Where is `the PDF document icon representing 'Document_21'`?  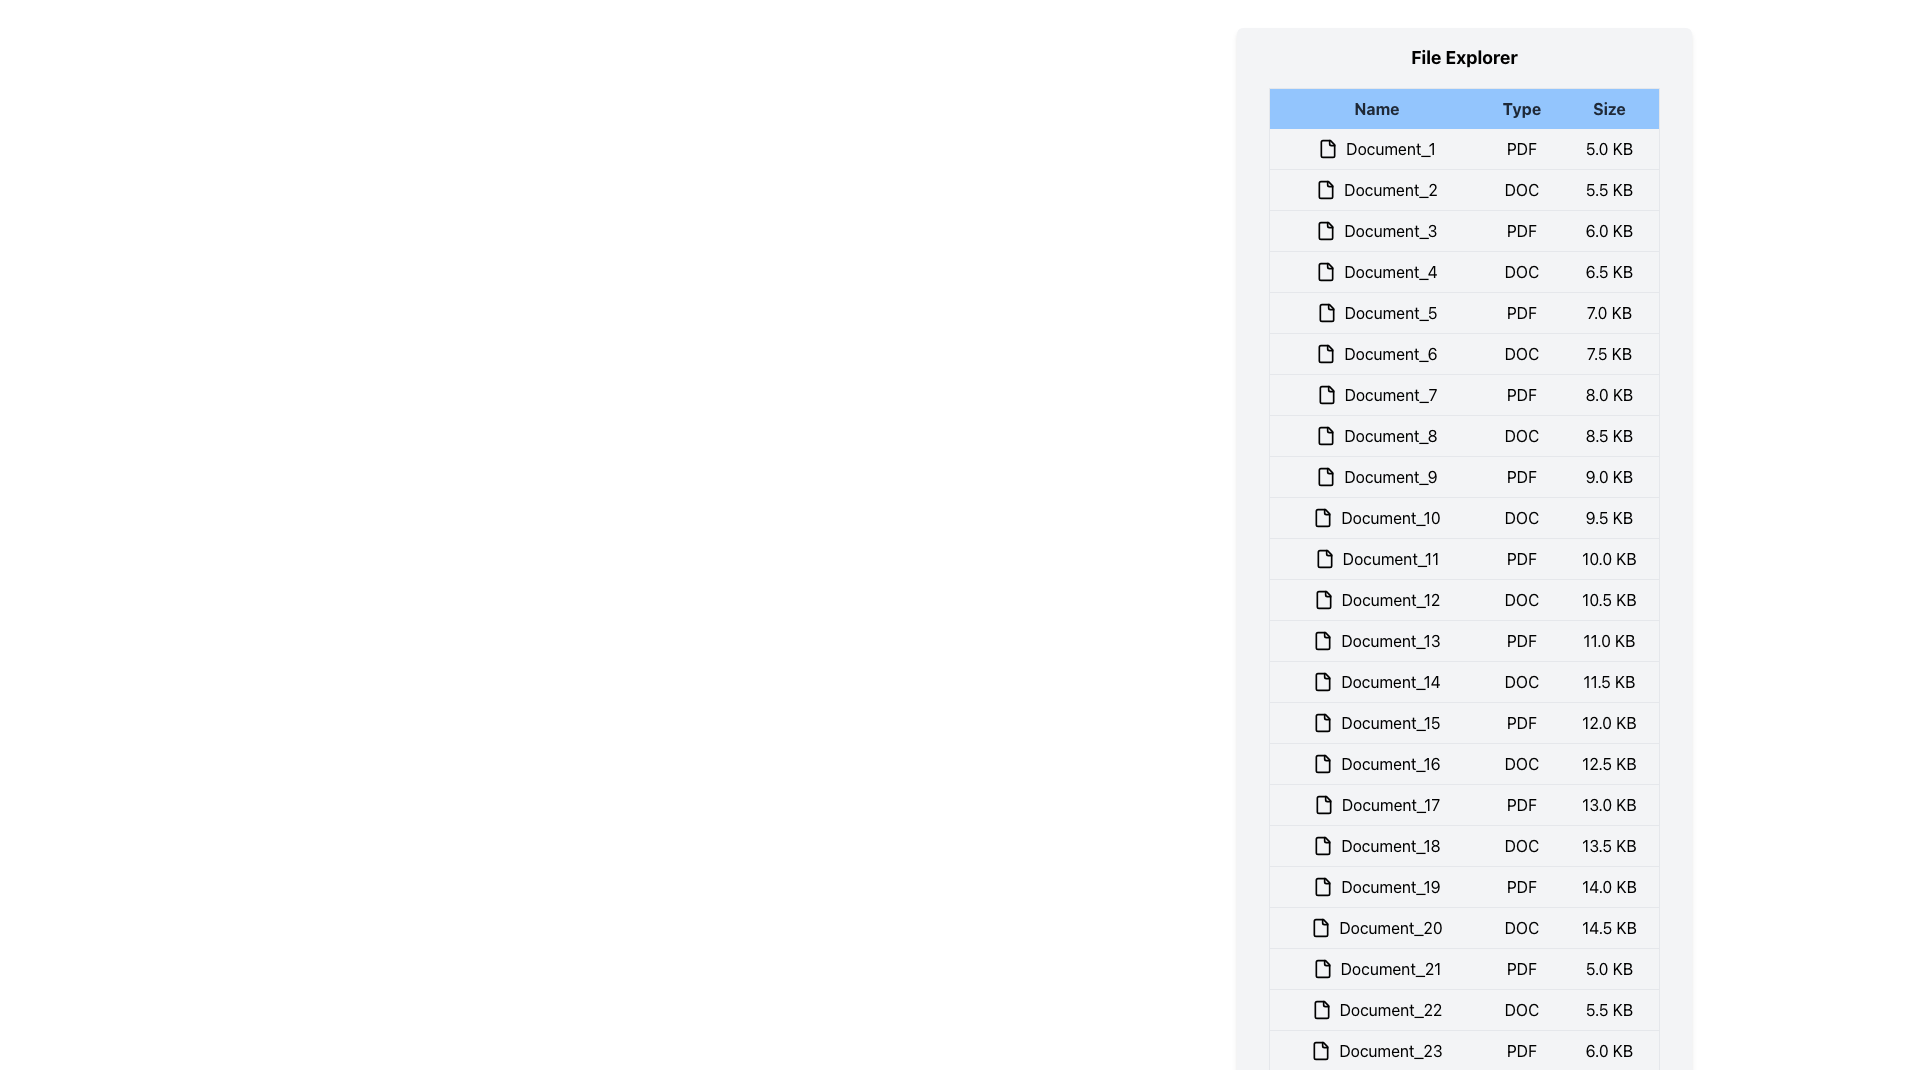 the PDF document icon representing 'Document_21' is located at coordinates (1322, 967).